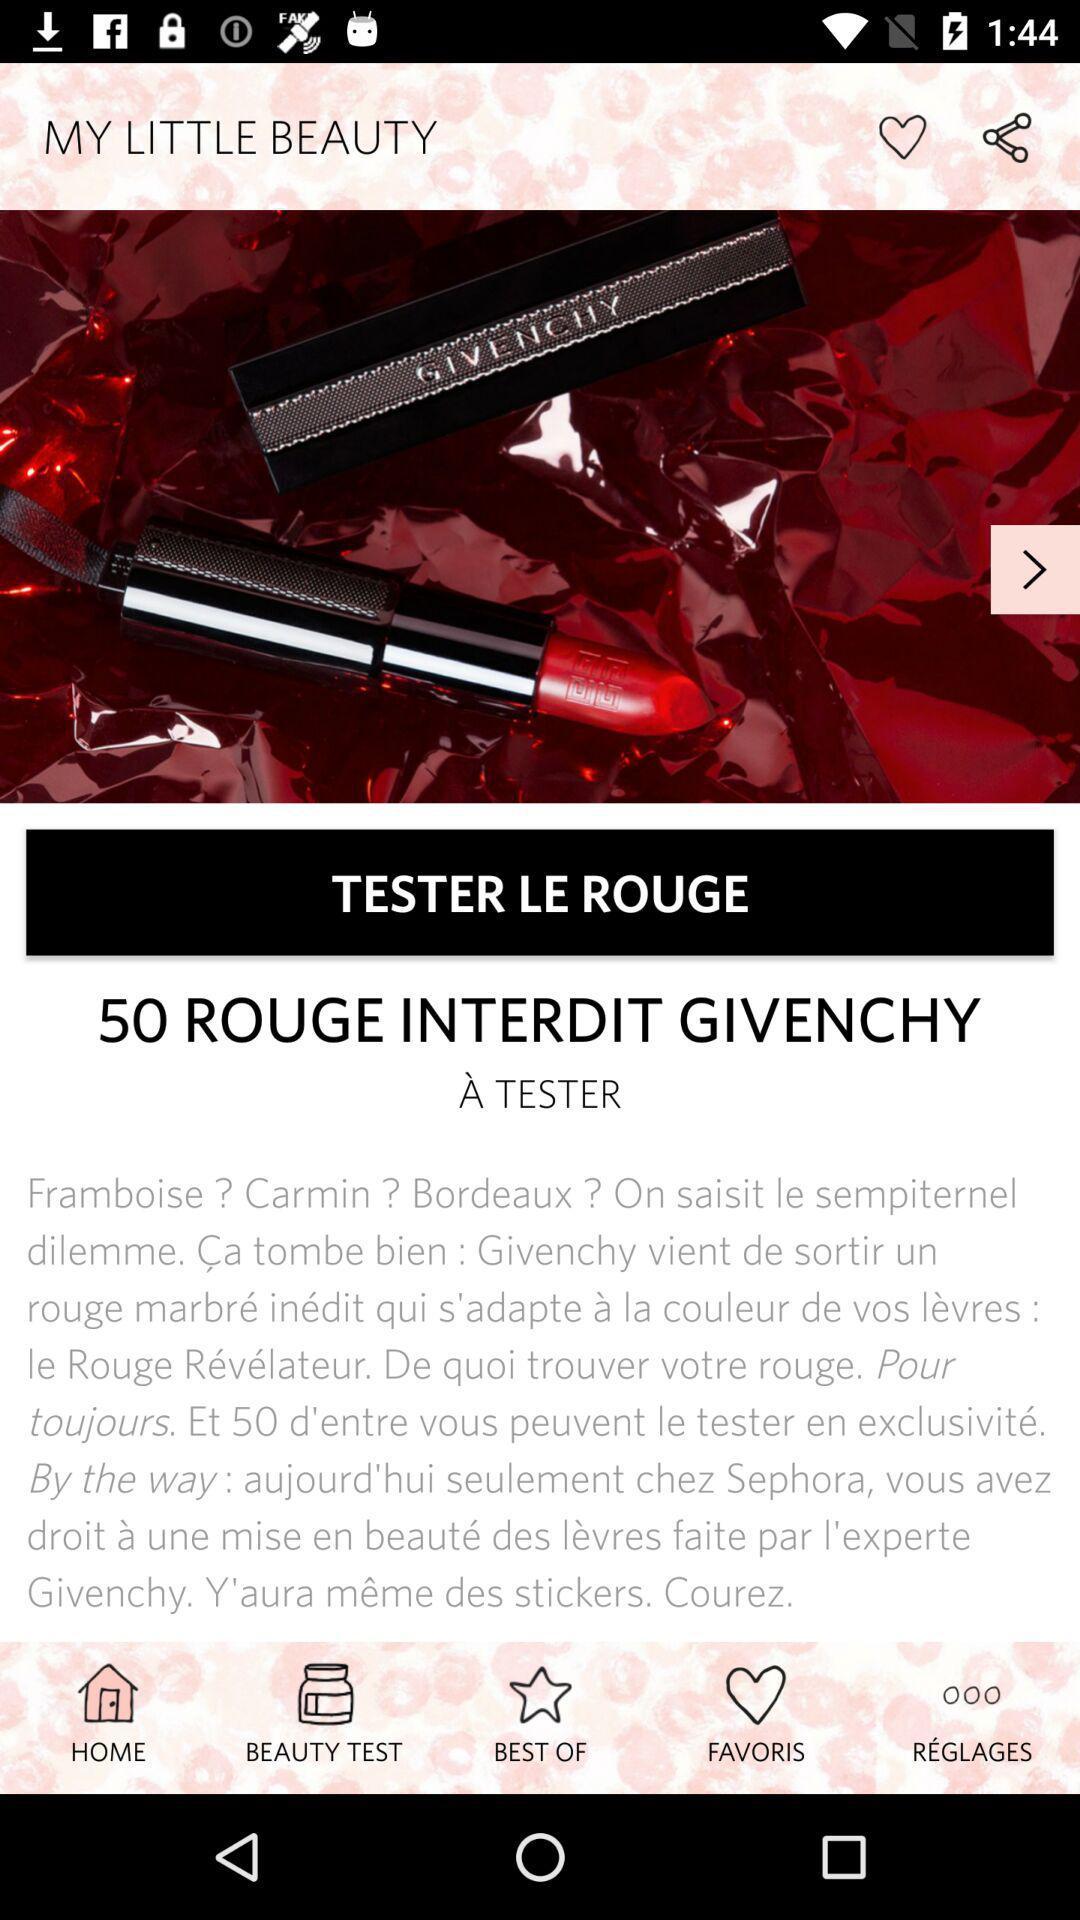 The height and width of the screenshot is (1920, 1080). Describe the element at coordinates (323, 1716) in the screenshot. I see `beauty test item` at that location.